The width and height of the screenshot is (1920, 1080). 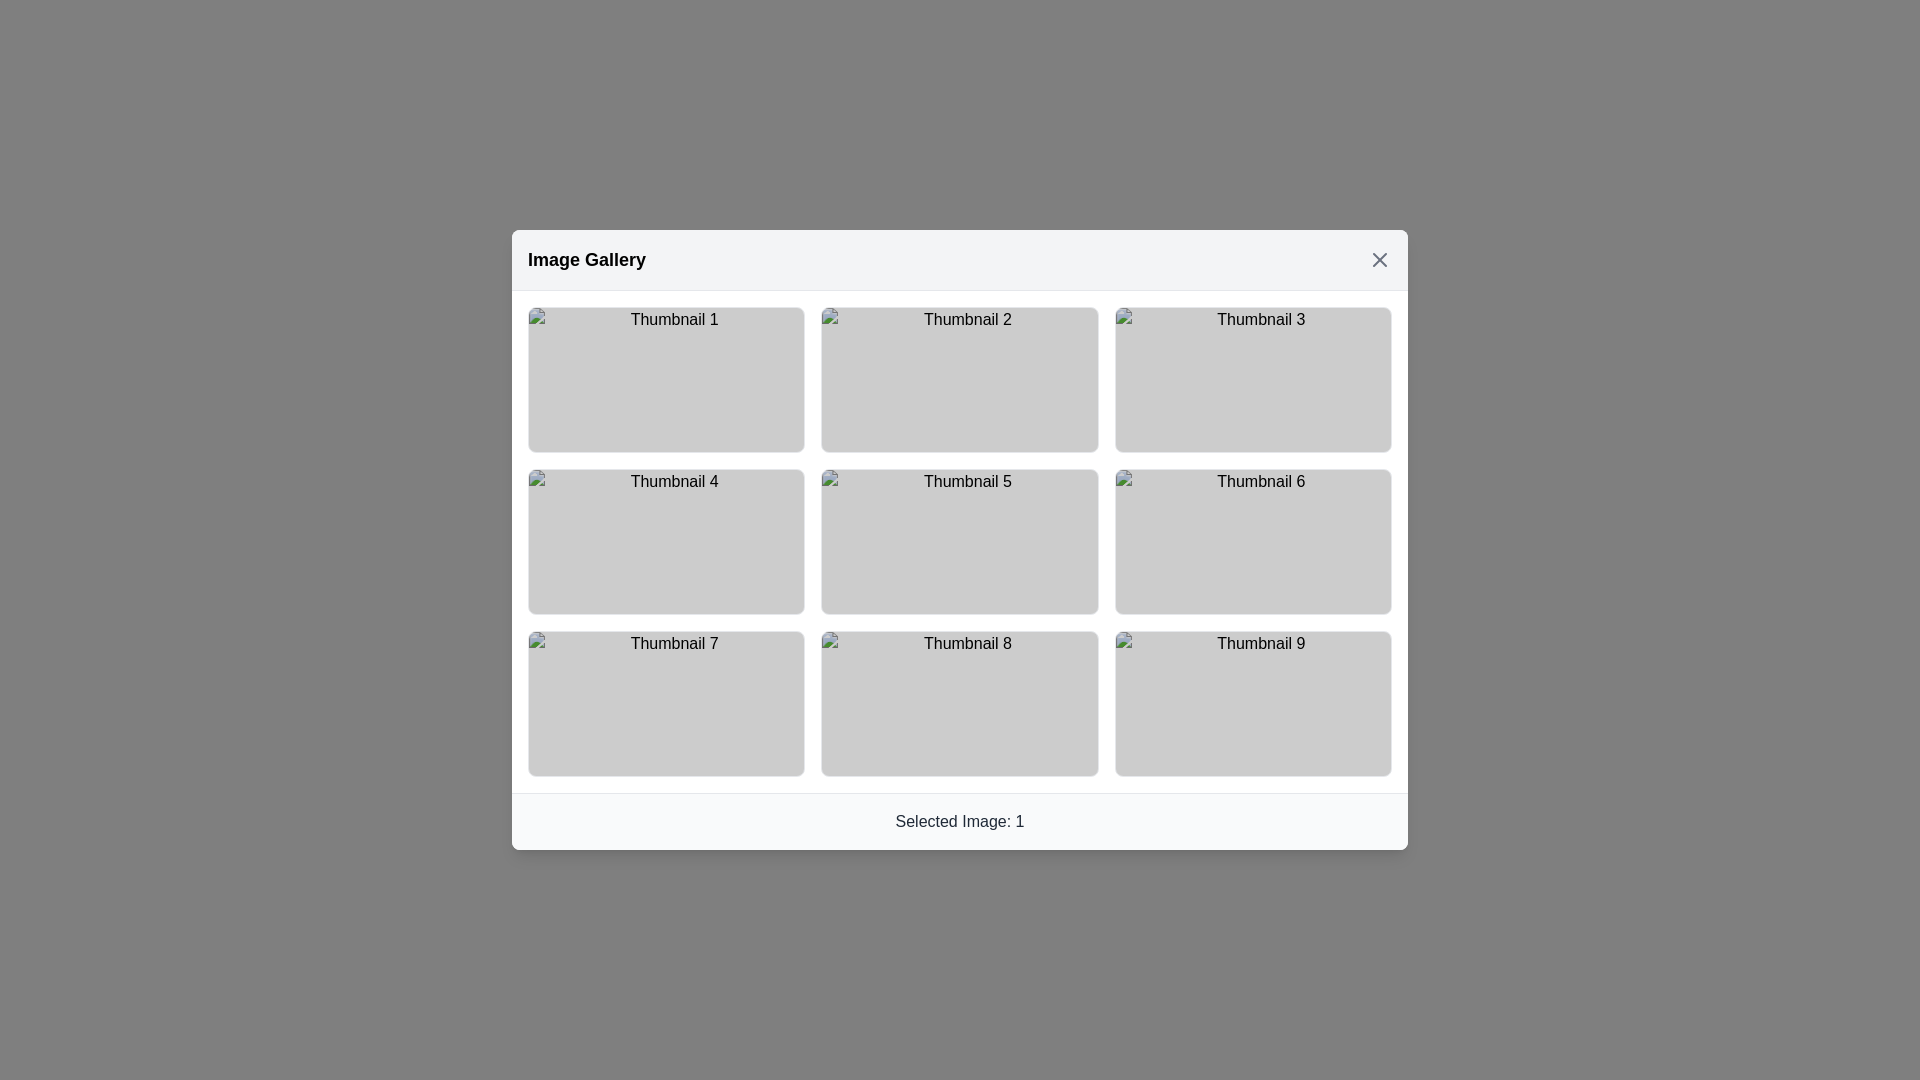 I want to click on the transparent overlay with a black background in the image gallery that increases opacity when hovered, so click(x=666, y=542).